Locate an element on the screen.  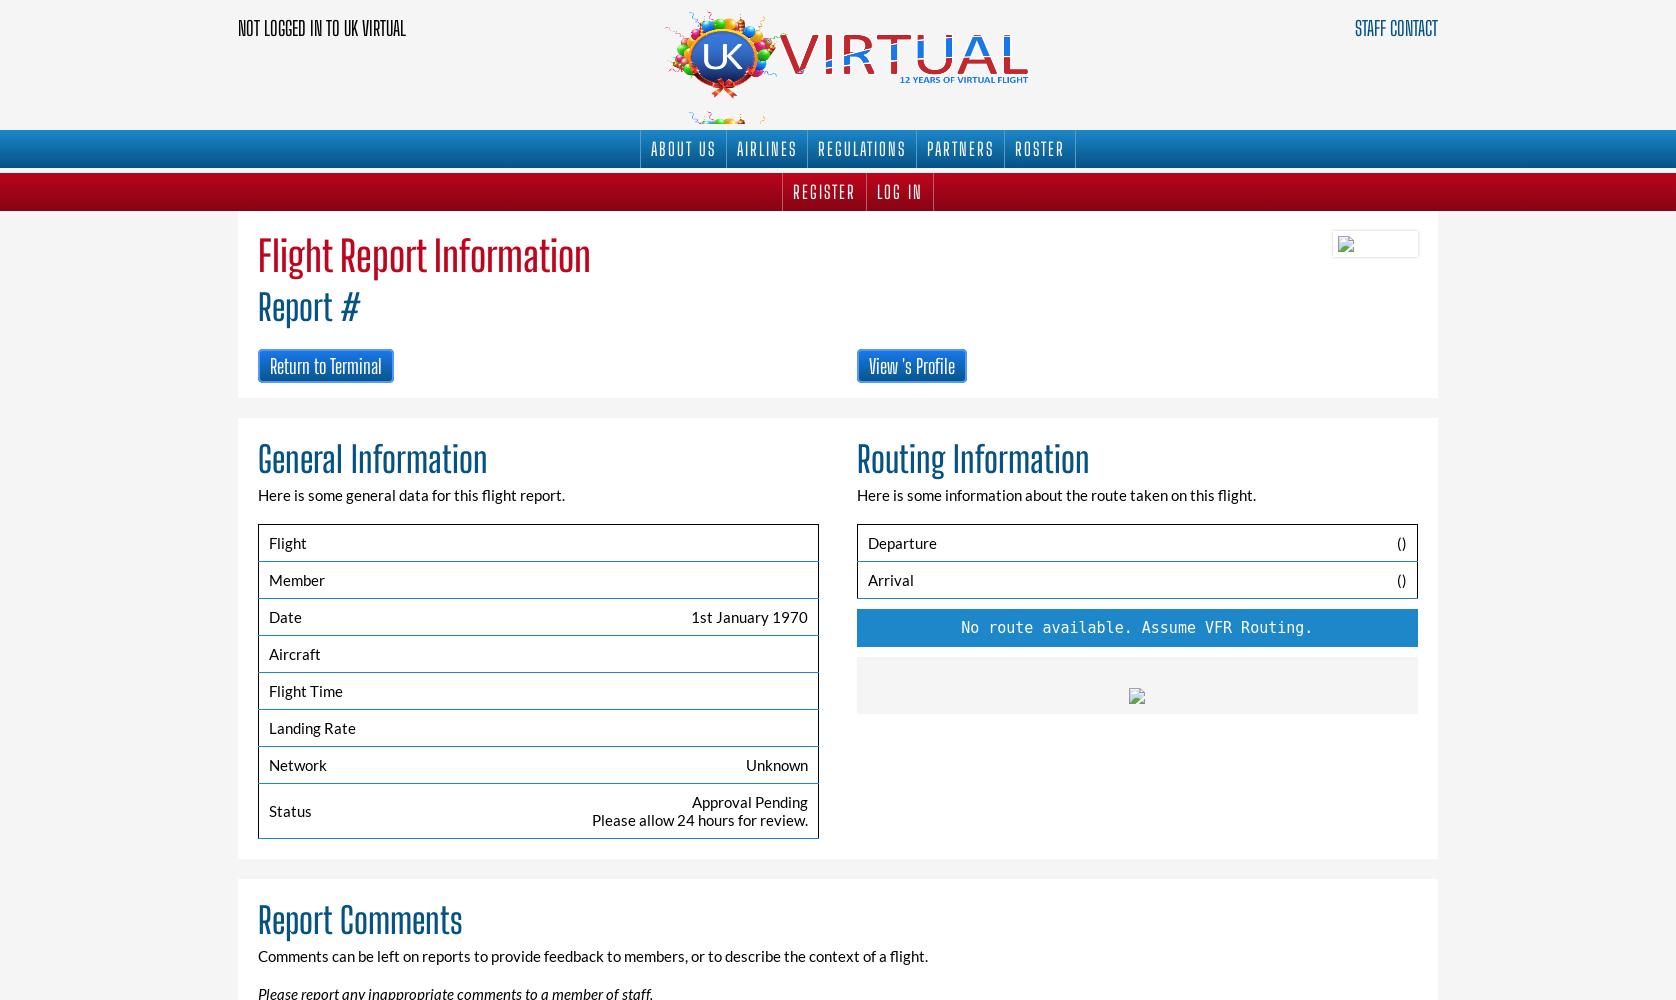
'View 's Profile' is located at coordinates (911, 365).